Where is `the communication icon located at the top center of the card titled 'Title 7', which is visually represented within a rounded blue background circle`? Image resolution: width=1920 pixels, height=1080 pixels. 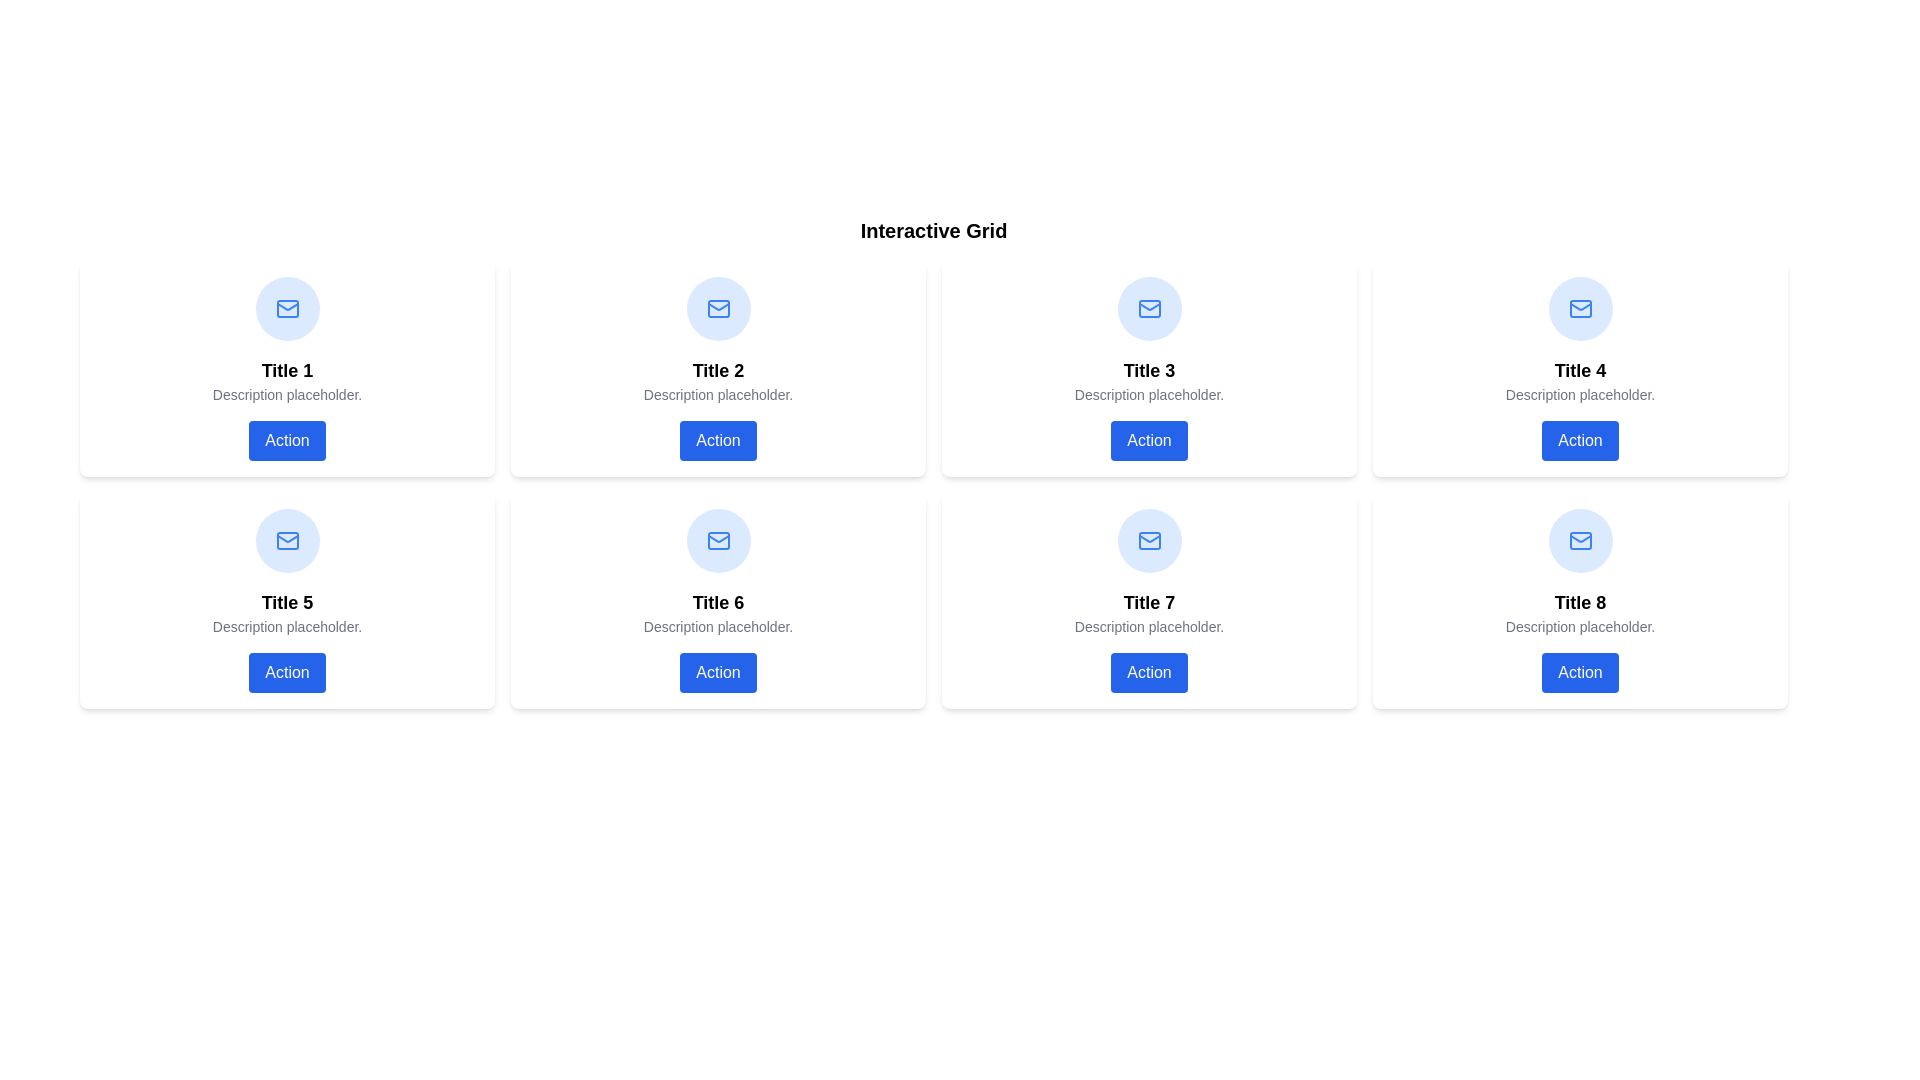 the communication icon located at the top center of the card titled 'Title 7', which is visually represented within a rounded blue background circle is located at coordinates (1149, 540).